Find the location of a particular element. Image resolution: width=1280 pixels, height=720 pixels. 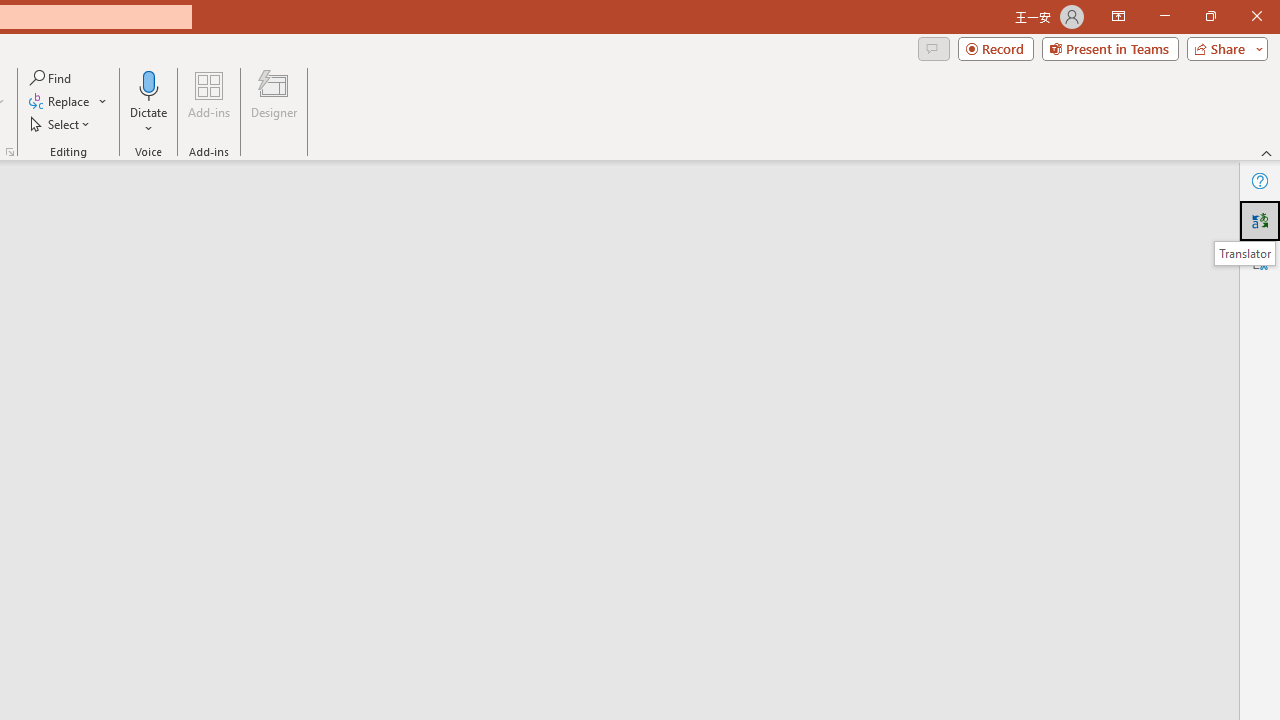

'Minimize' is located at coordinates (1164, 16).